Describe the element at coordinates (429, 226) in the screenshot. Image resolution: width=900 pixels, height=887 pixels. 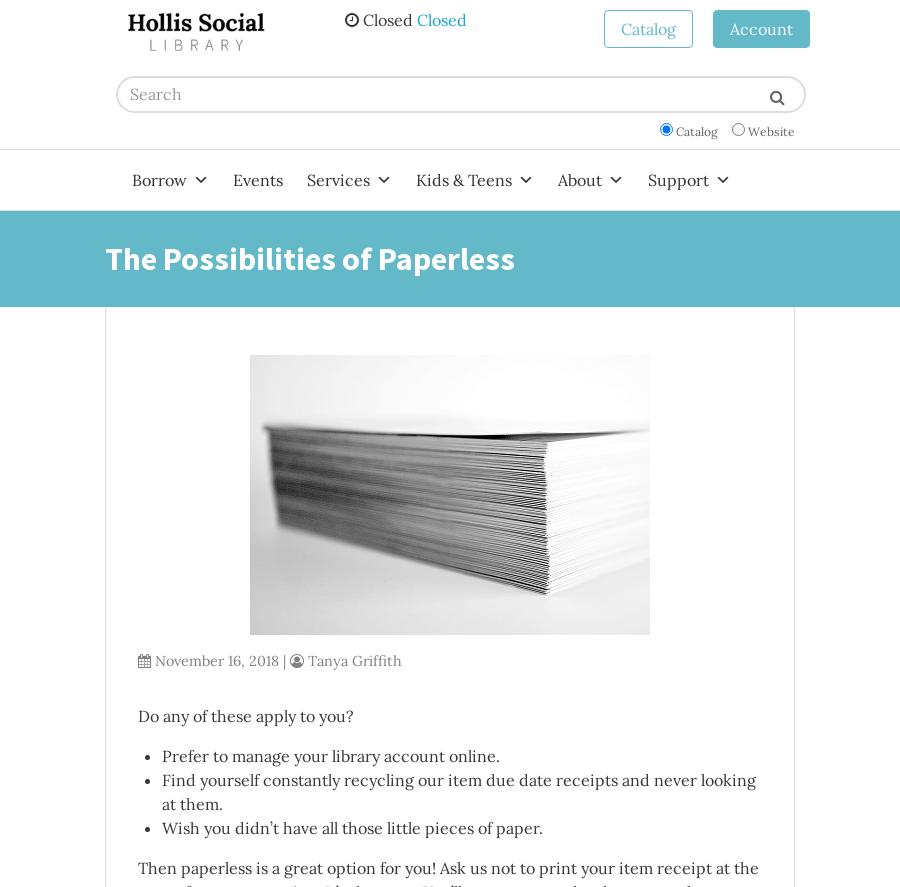
I see `'Kids'` at that location.